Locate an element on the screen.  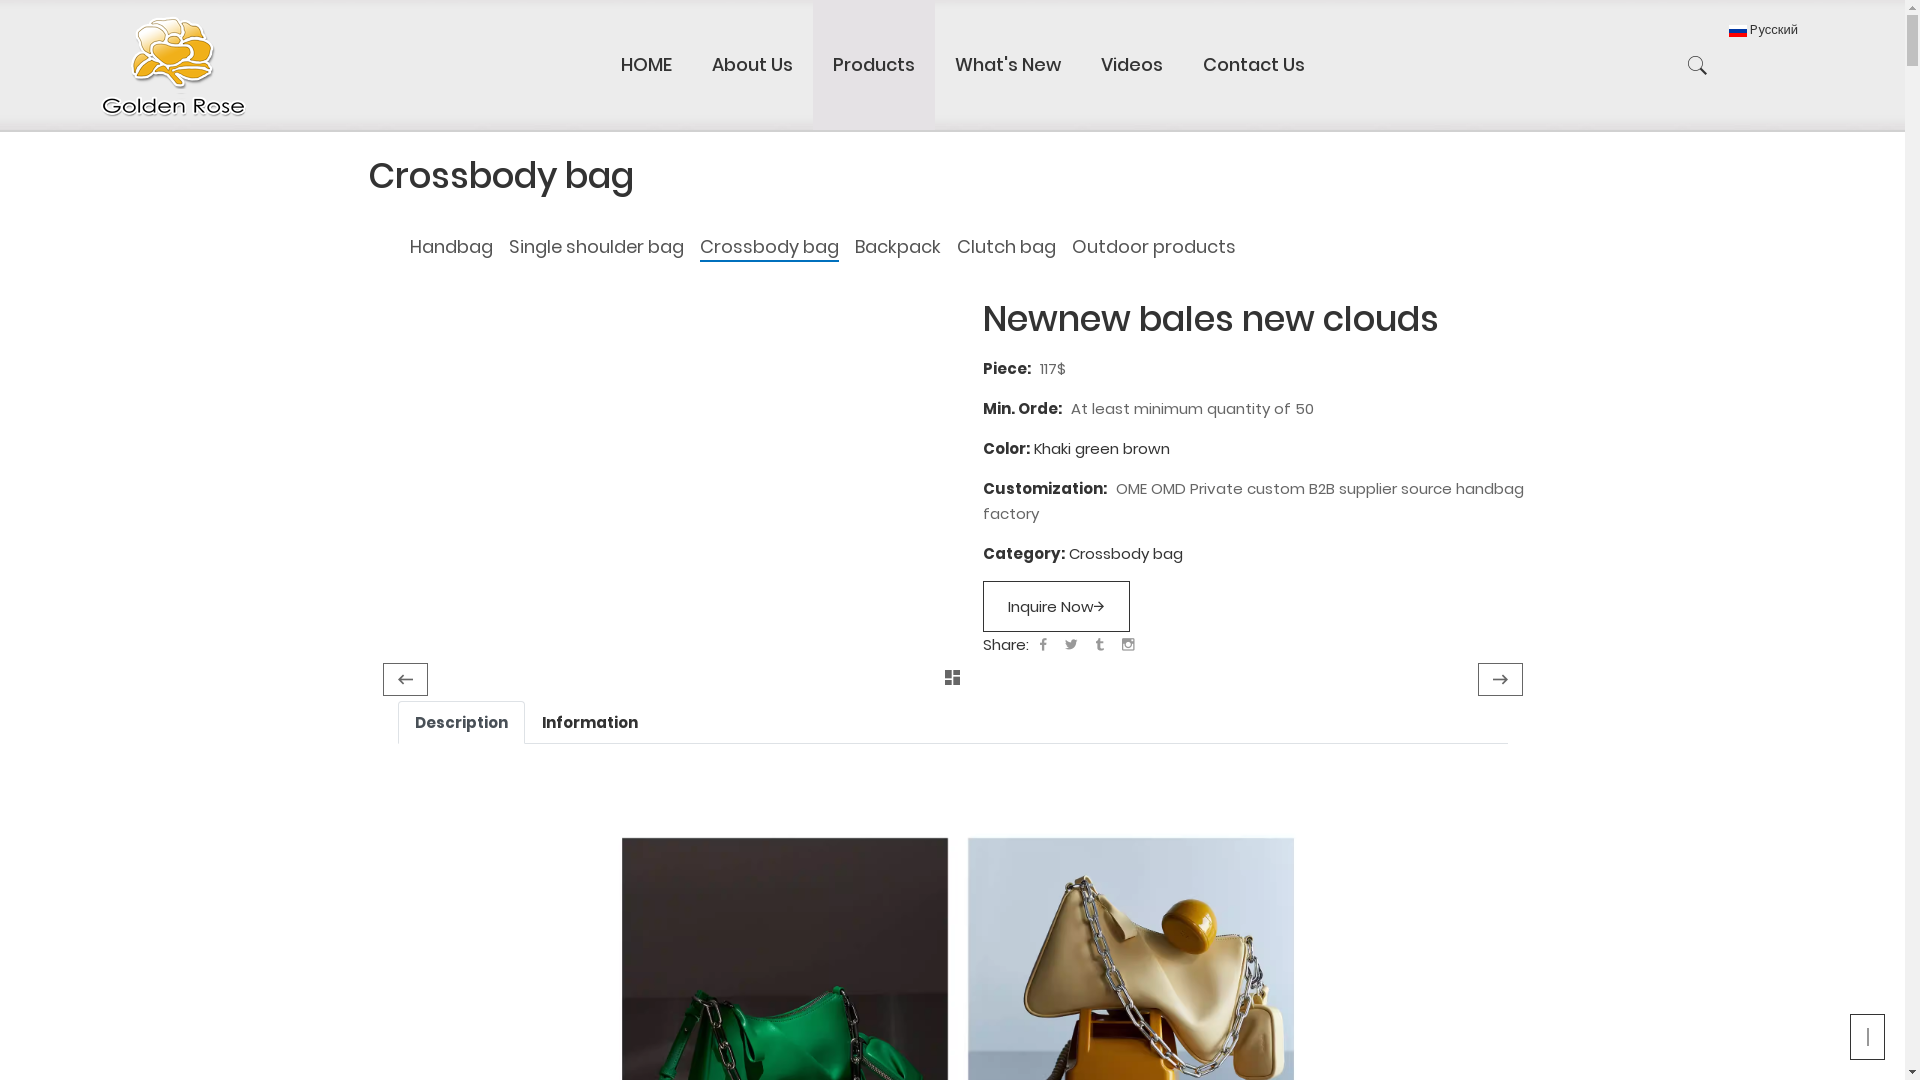
'Single shoulder bag' is located at coordinates (594, 245).